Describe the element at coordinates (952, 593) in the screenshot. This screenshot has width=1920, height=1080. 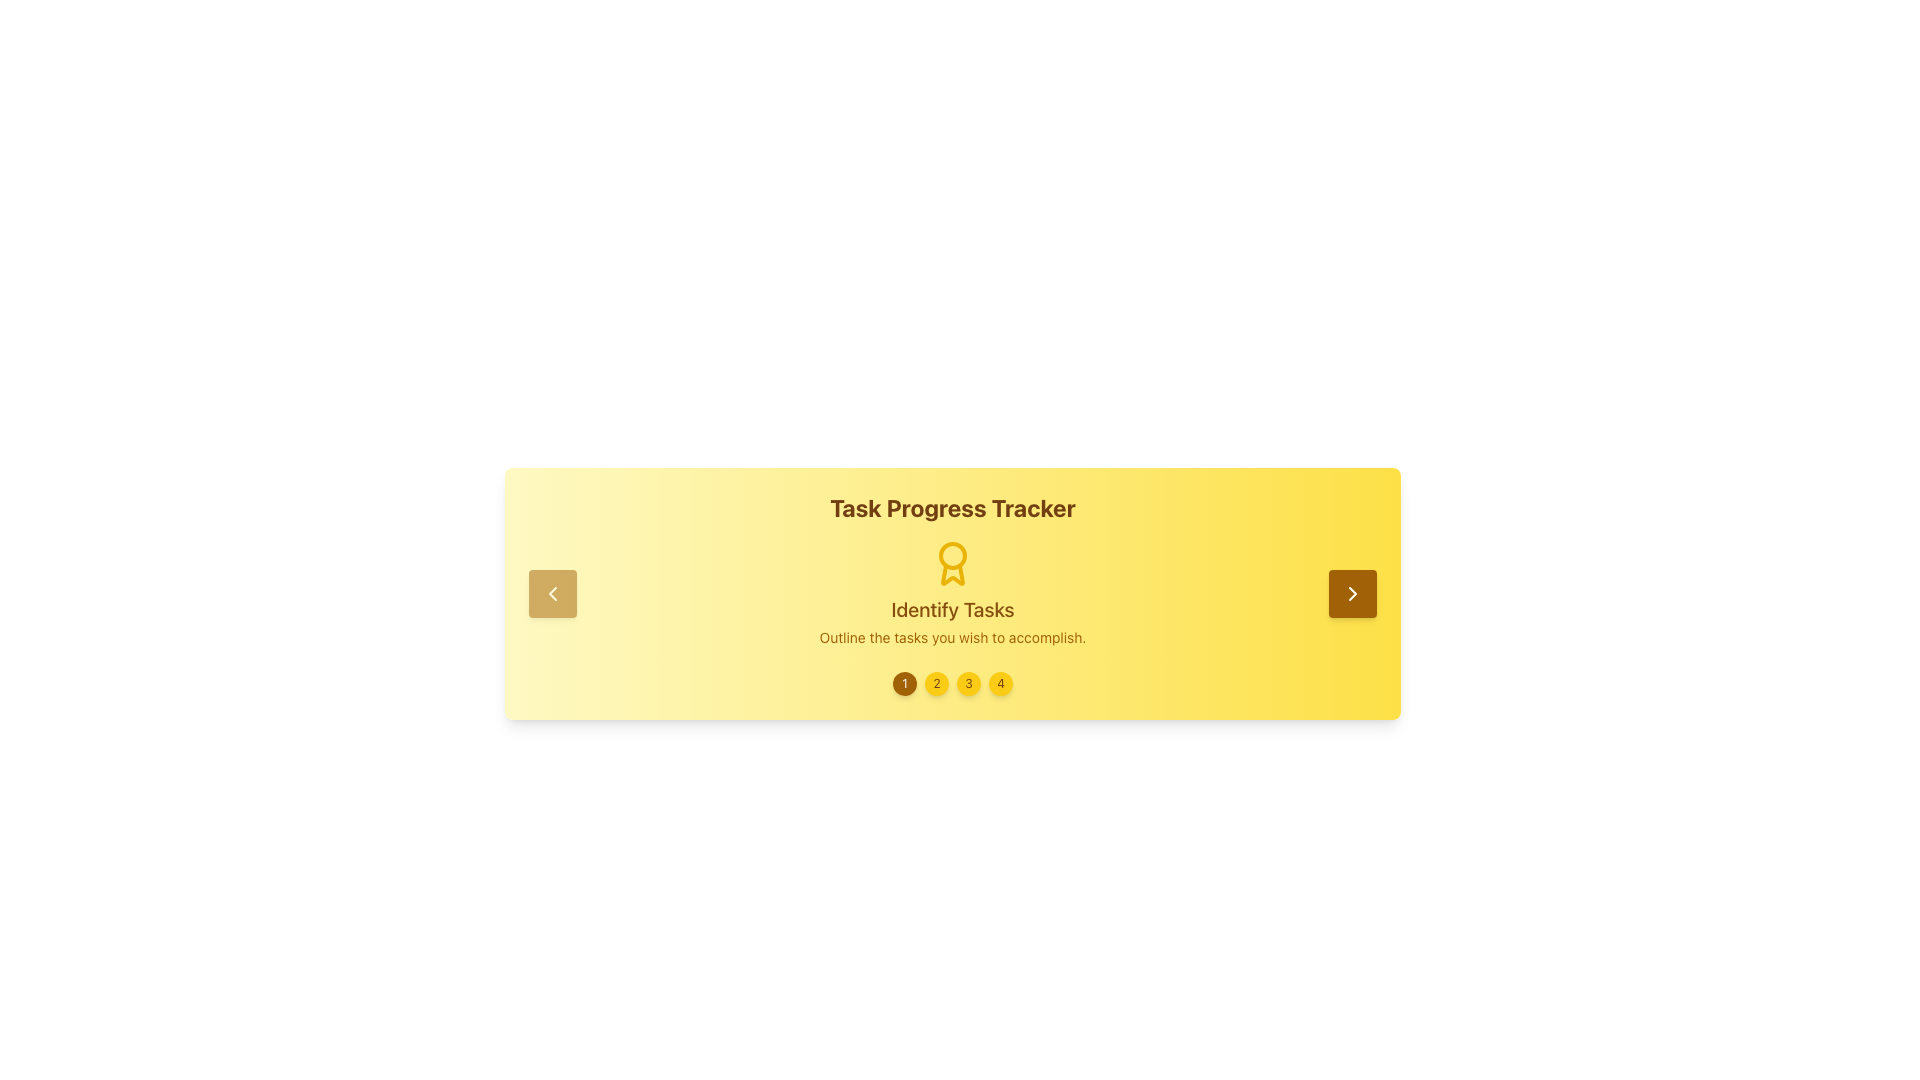
I see `the progress and navigation panel displaying 'Identify Tasks' from its current position` at that location.